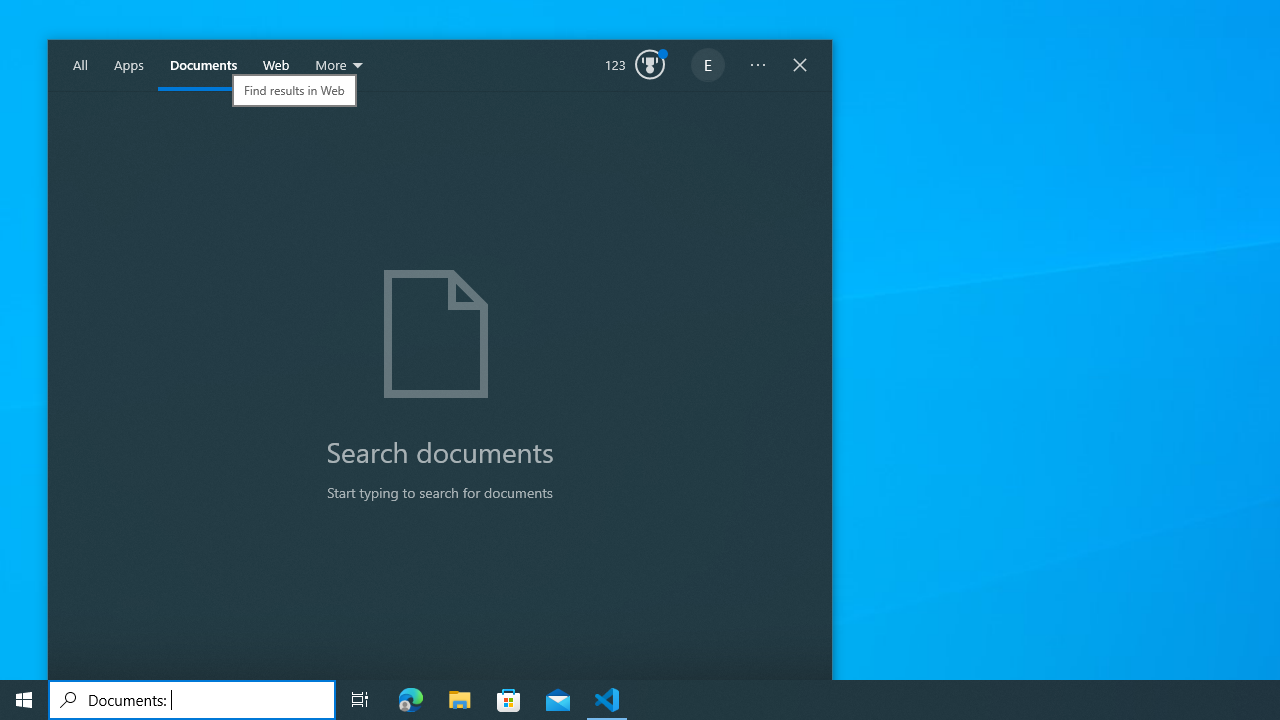 Image resolution: width=1280 pixels, height=720 pixels. Describe the element at coordinates (293, 90) in the screenshot. I see `'Find results in Web'` at that location.